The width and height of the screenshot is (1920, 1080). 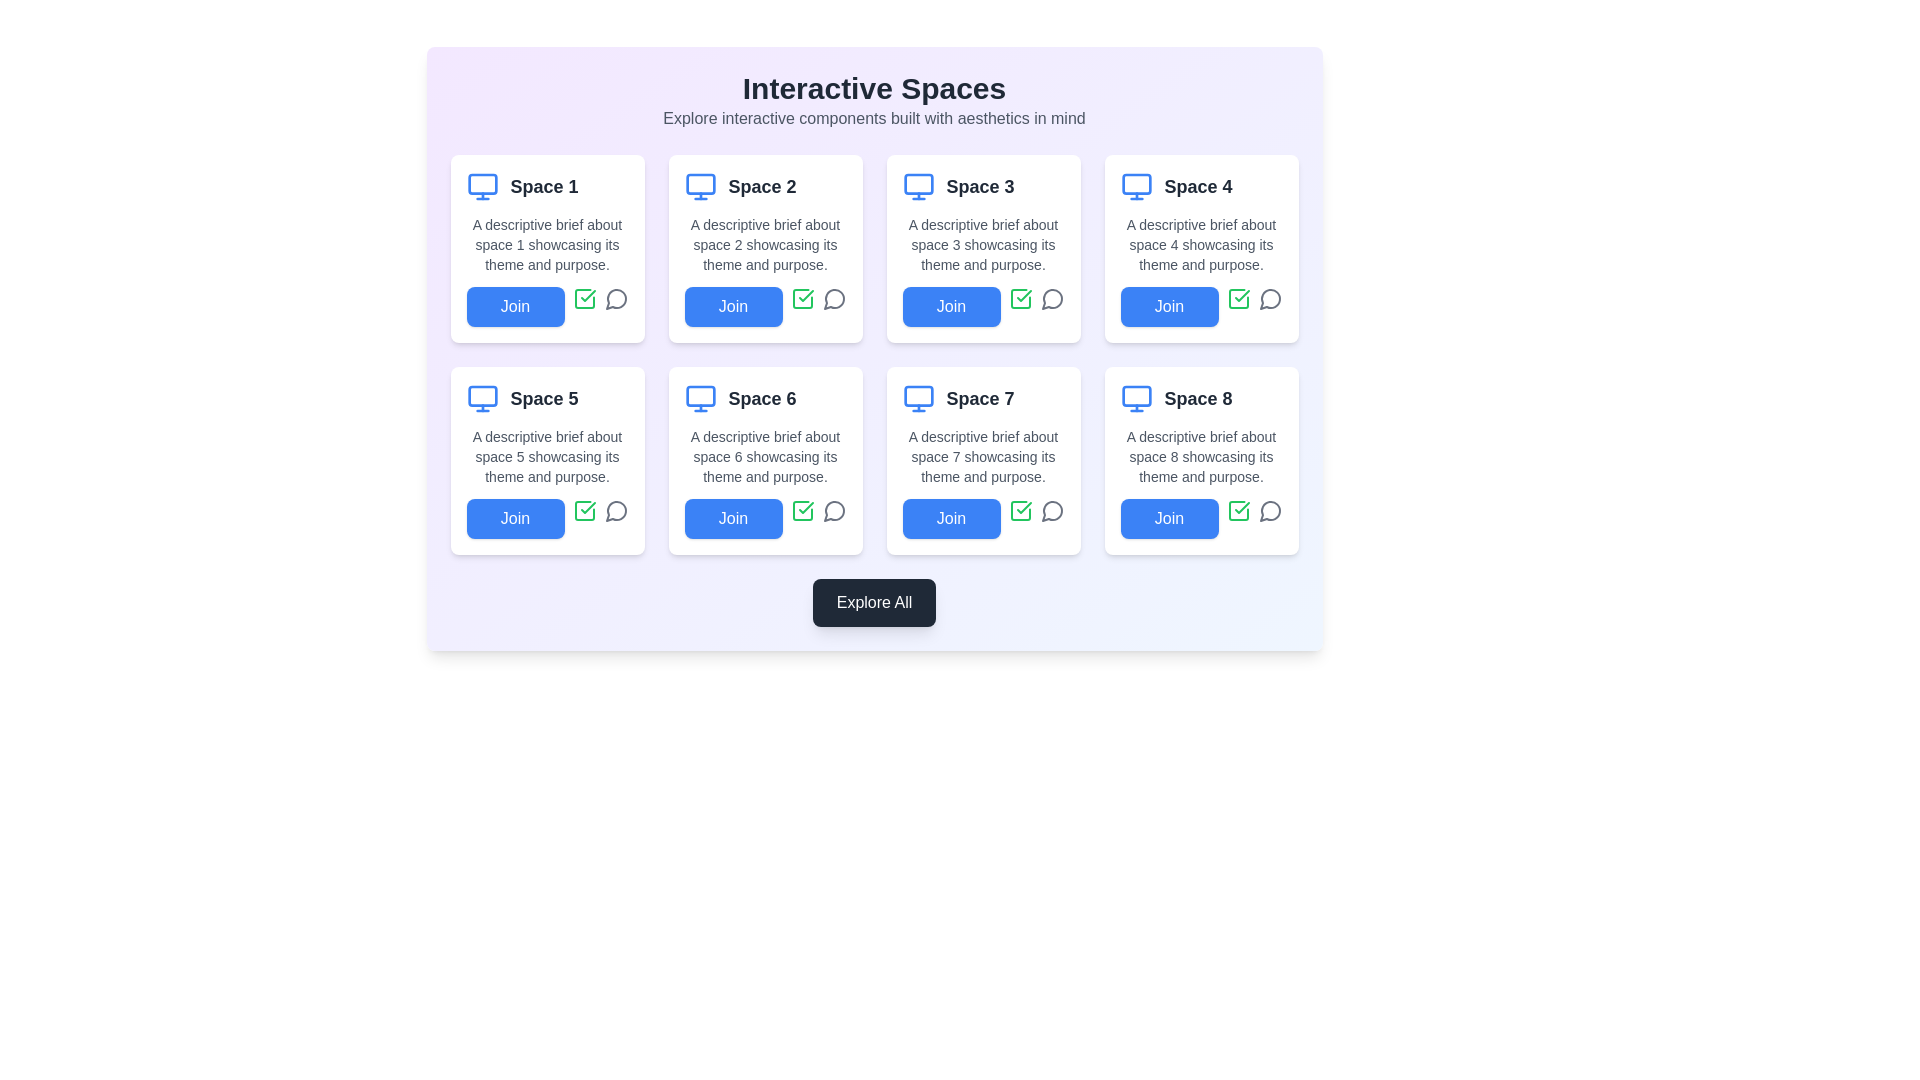 What do you see at coordinates (874, 601) in the screenshot?
I see `the 'Explore All' button, which is a dark gray rectangular button with rounded corners and white text, located centrally at the bottom of the interface` at bounding box center [874, 601].